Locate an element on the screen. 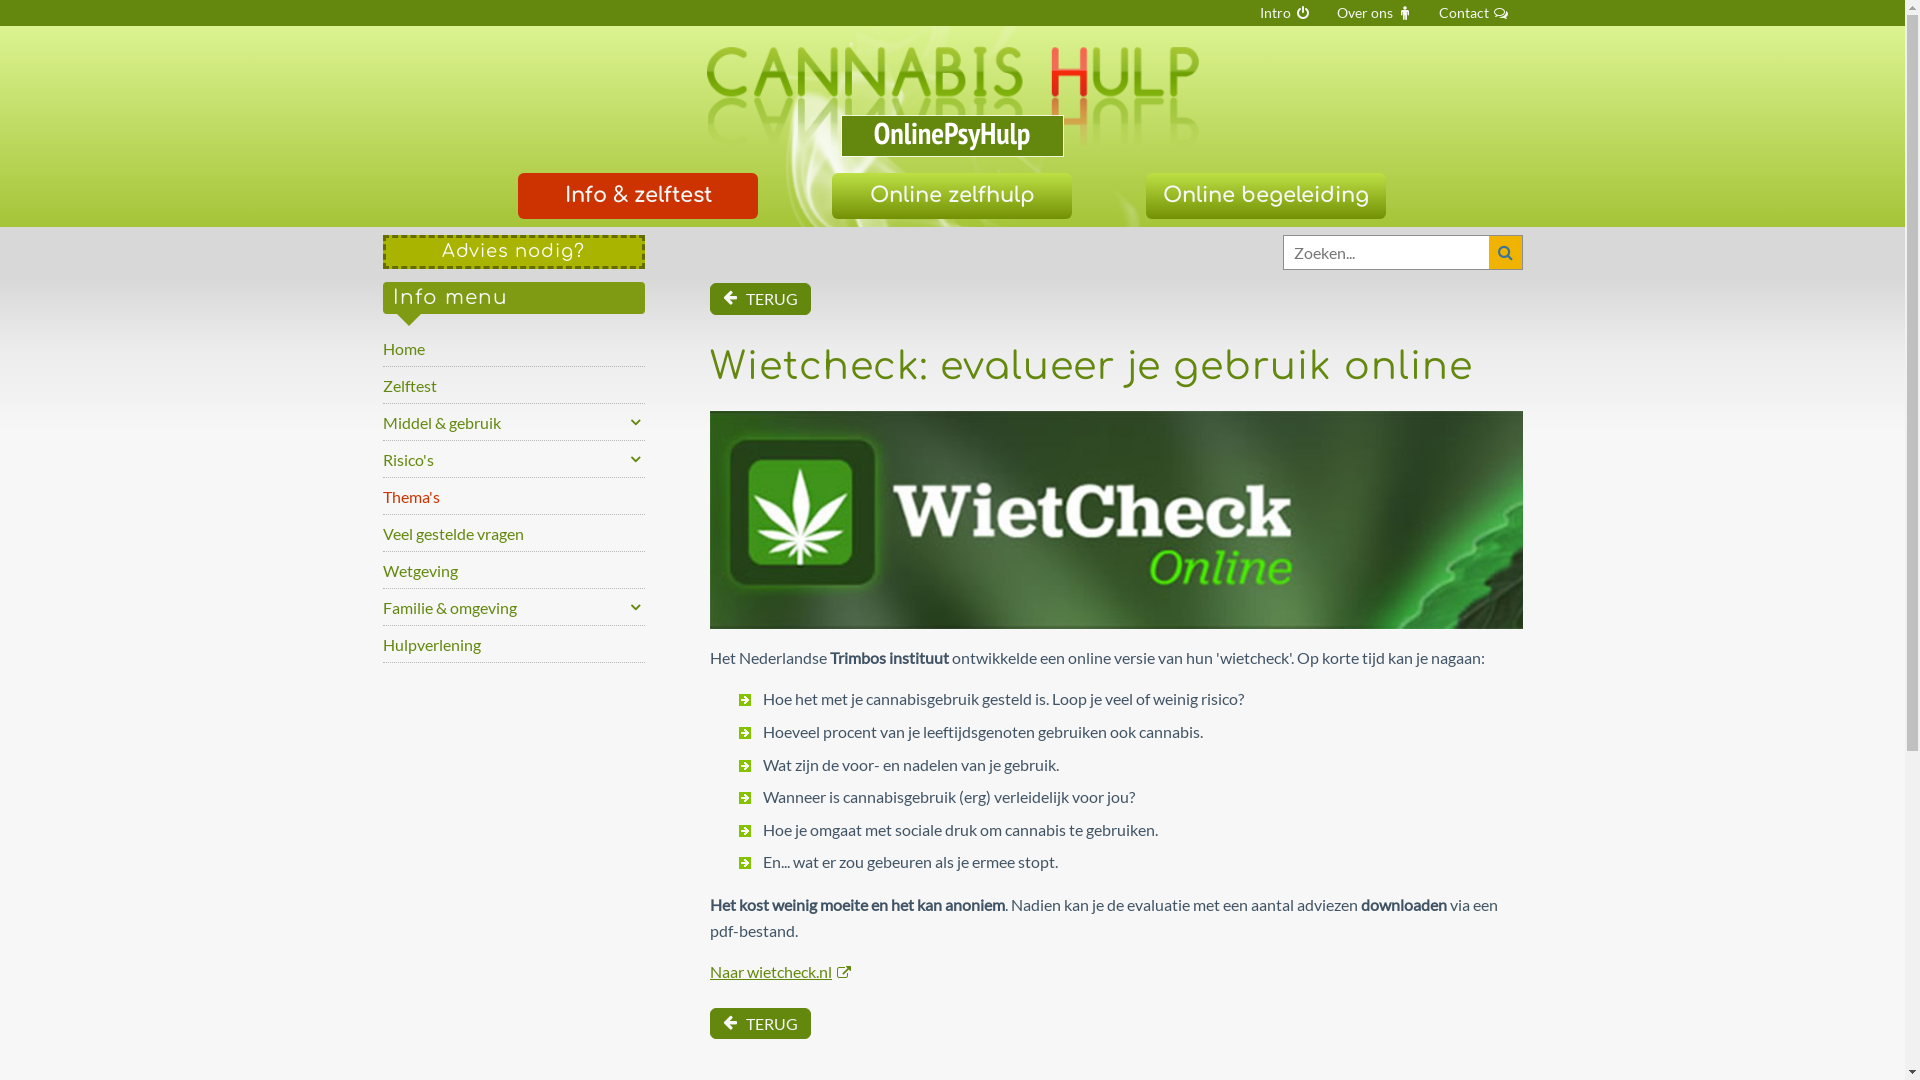  'Intro' is located at coordinates (1285, 12).